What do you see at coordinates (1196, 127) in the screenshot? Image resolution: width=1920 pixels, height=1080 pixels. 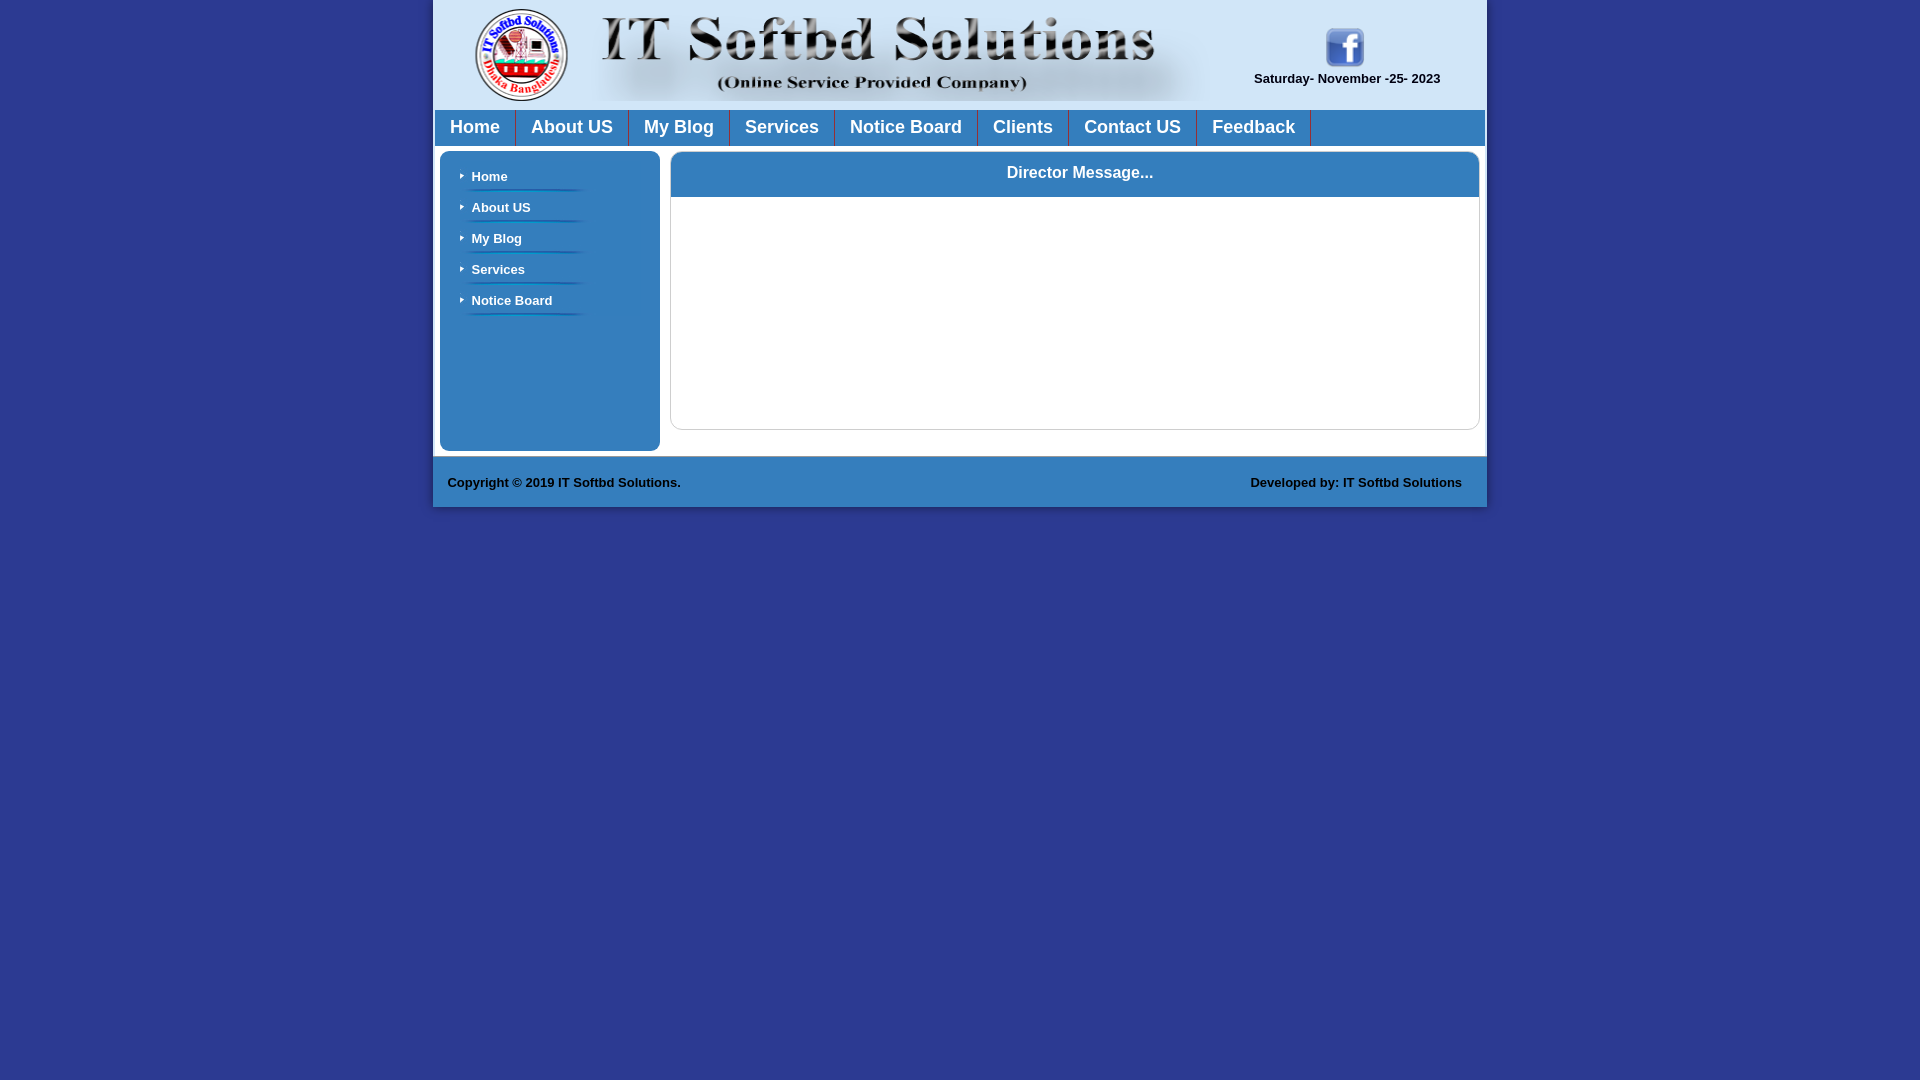 I see `'Feedback'` at bounding box center [1196, 127].